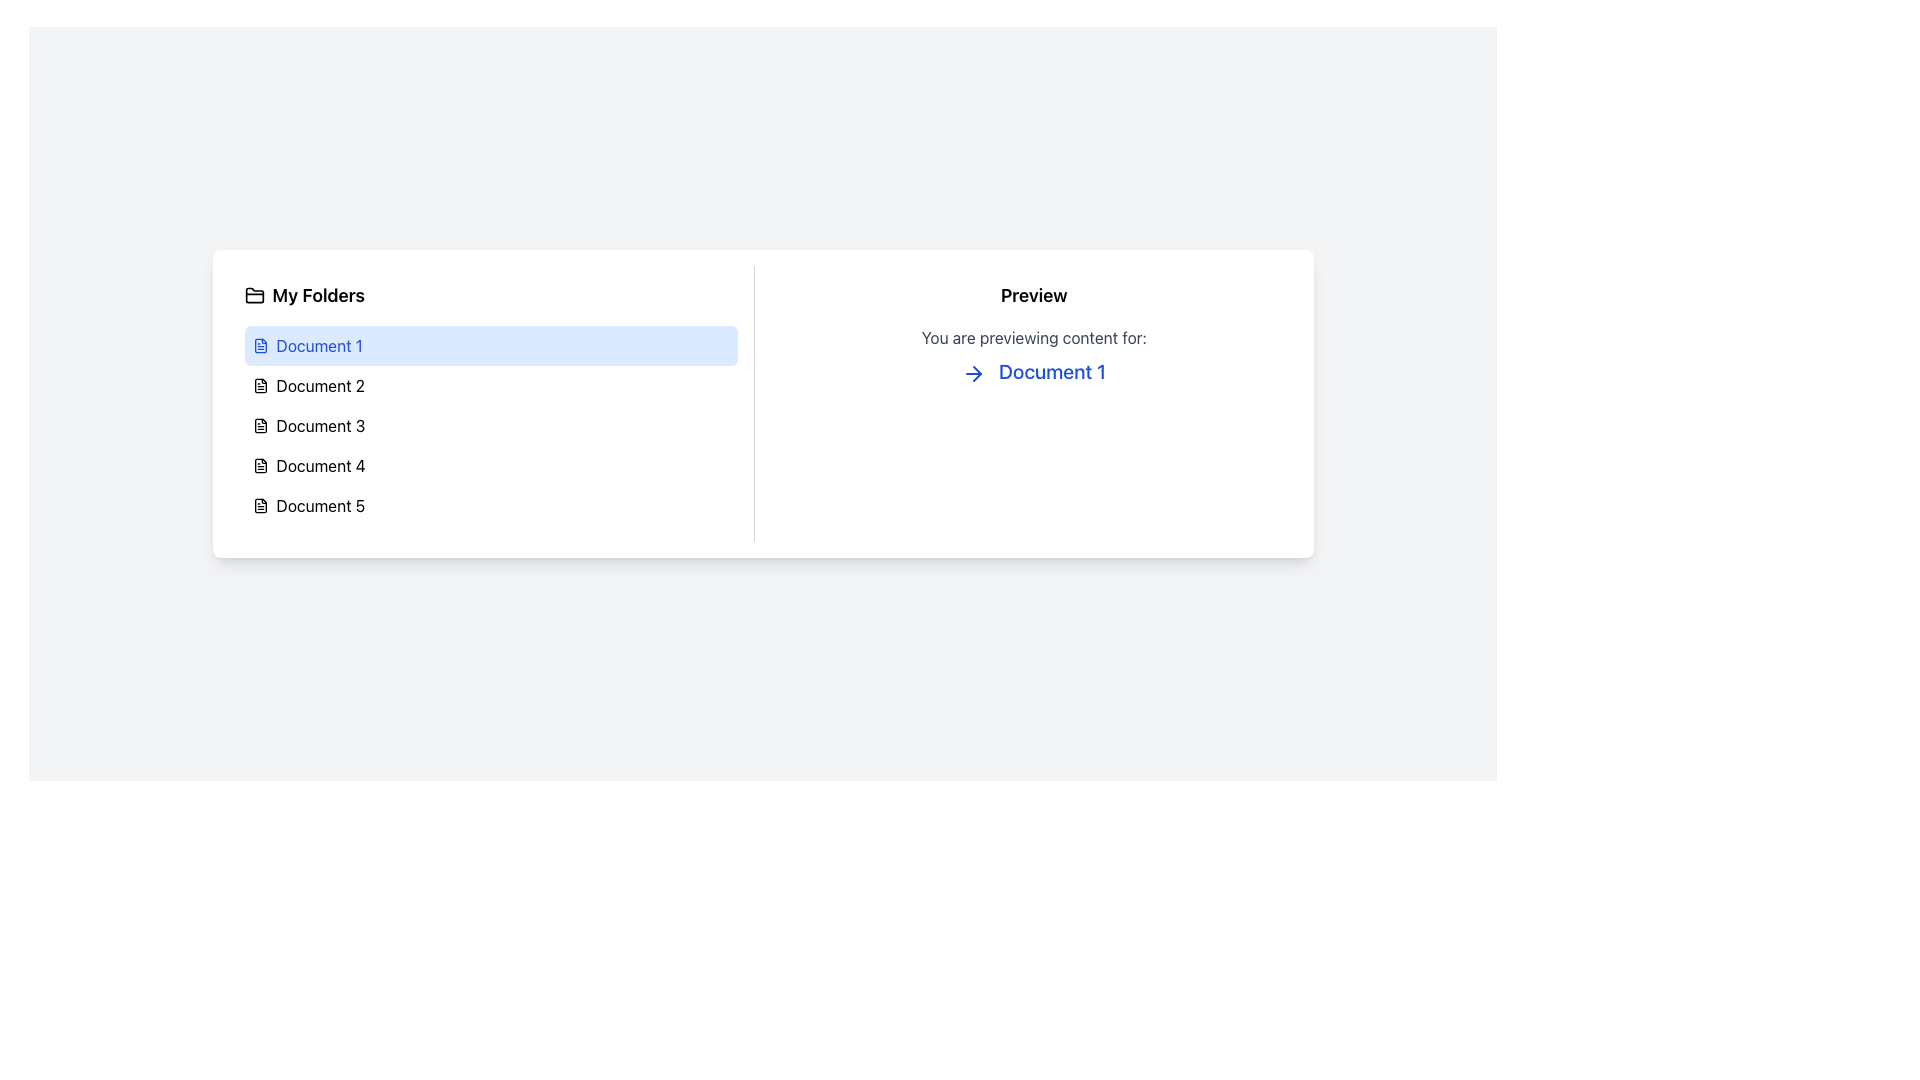 The height and width of the screenshot is (1080, 1920). What do you see at coordinates (491, 466) in the screenshot?
I see `the fourth list item labeled 'Document 4' in the 'My Folders' panel` at bounding box center [491, 466].